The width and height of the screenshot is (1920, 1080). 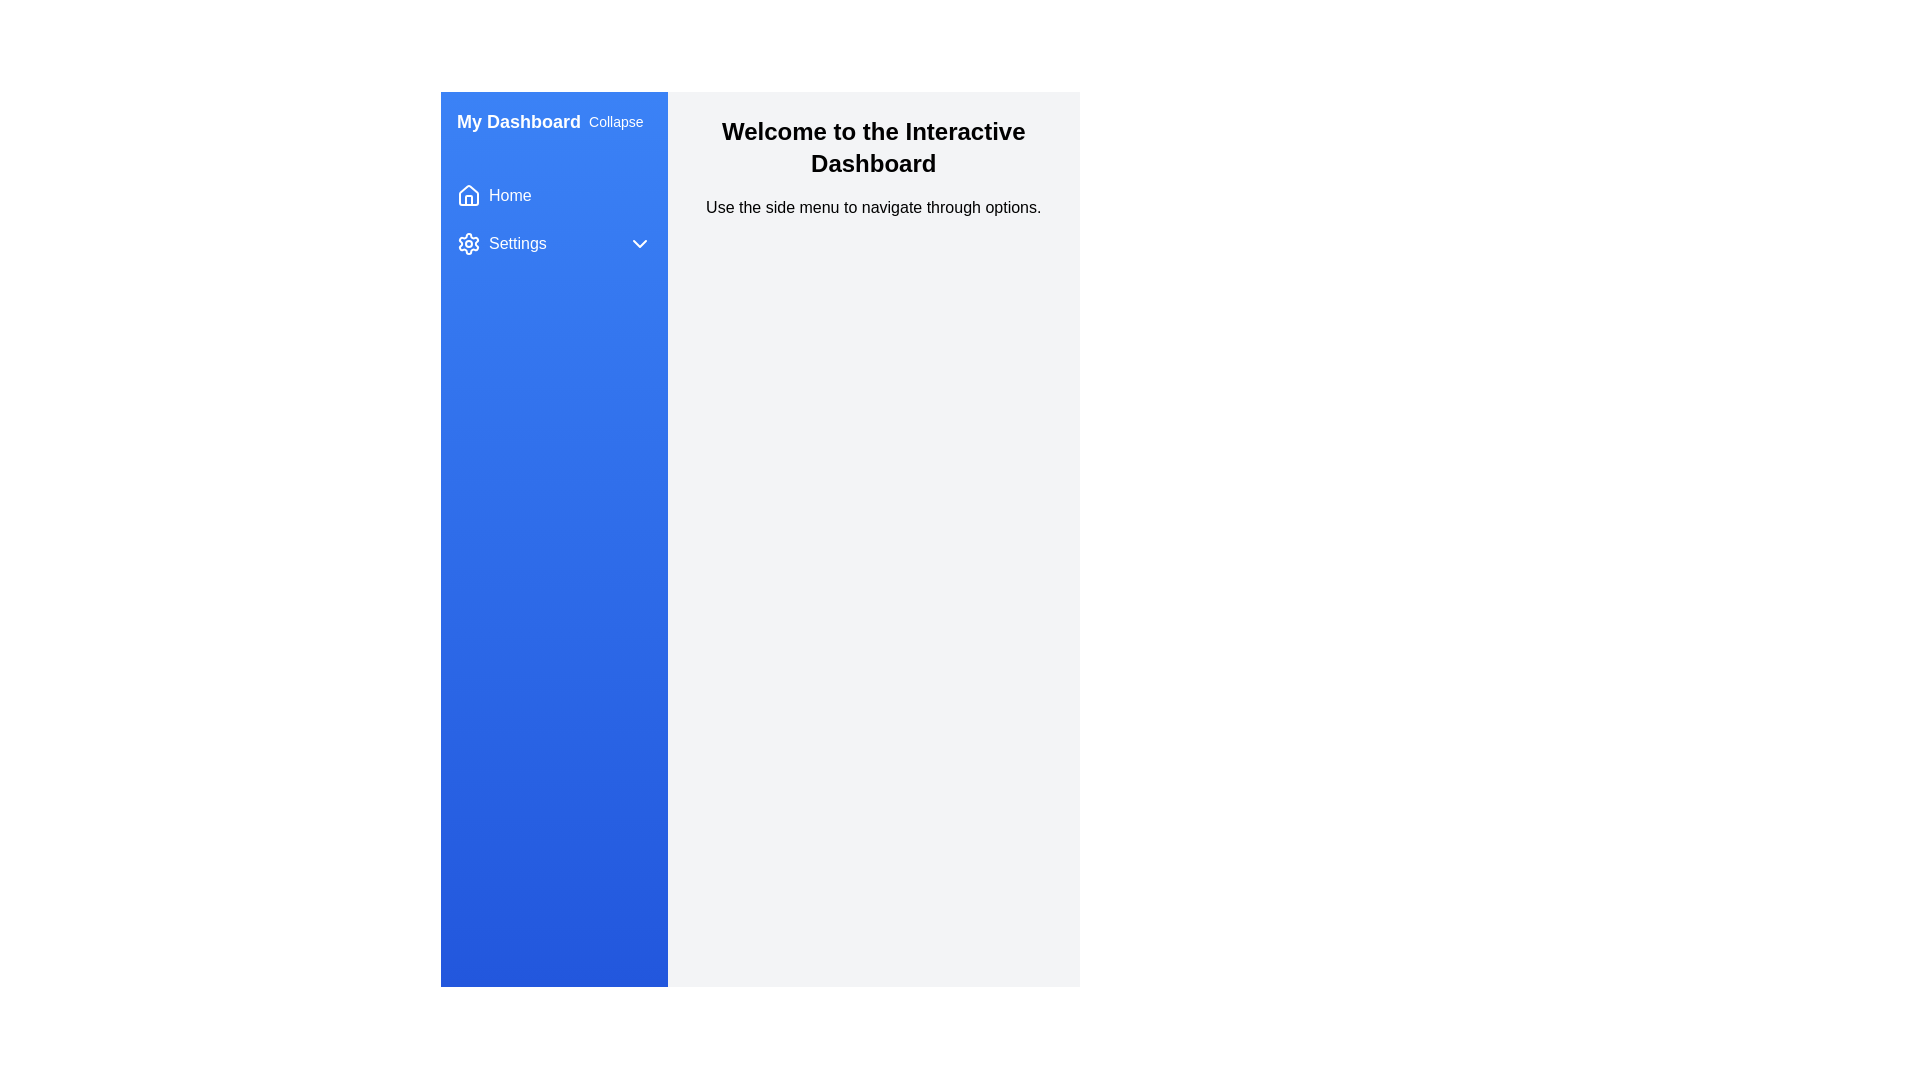 I want to click on the gear-like icon on the blue background adjacent to the 'Settings' label, so click(x=468, y=242).